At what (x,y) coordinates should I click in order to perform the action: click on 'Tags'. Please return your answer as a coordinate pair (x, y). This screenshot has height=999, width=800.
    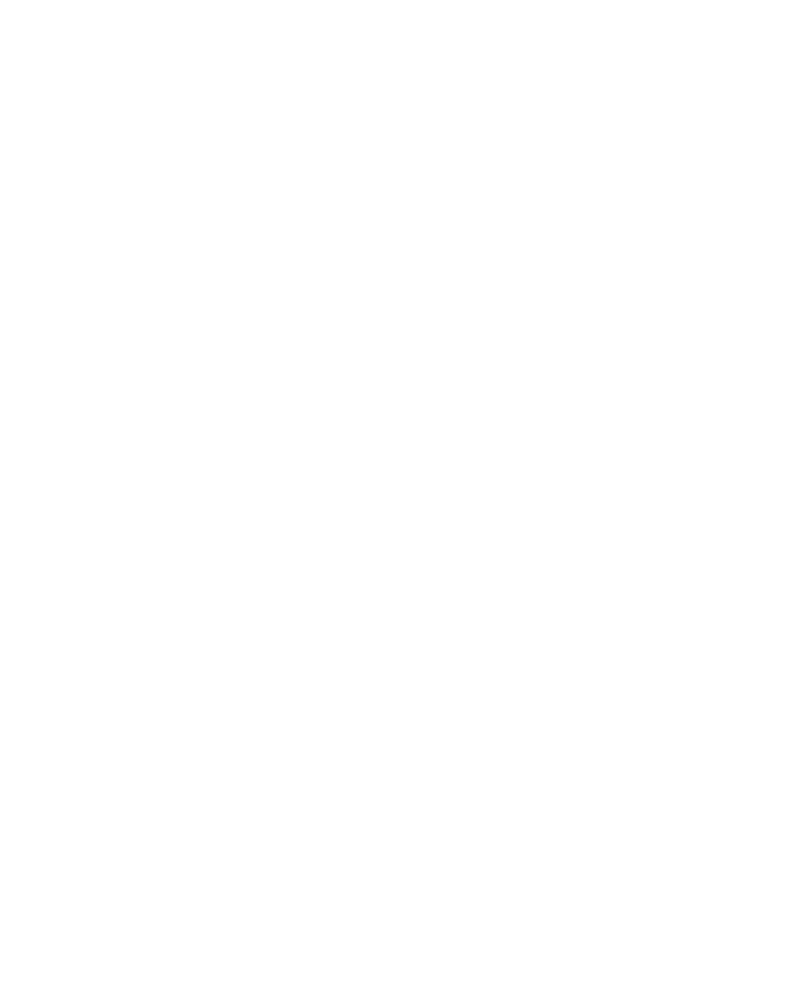
    Looking at the image, I should click on (264, 795).